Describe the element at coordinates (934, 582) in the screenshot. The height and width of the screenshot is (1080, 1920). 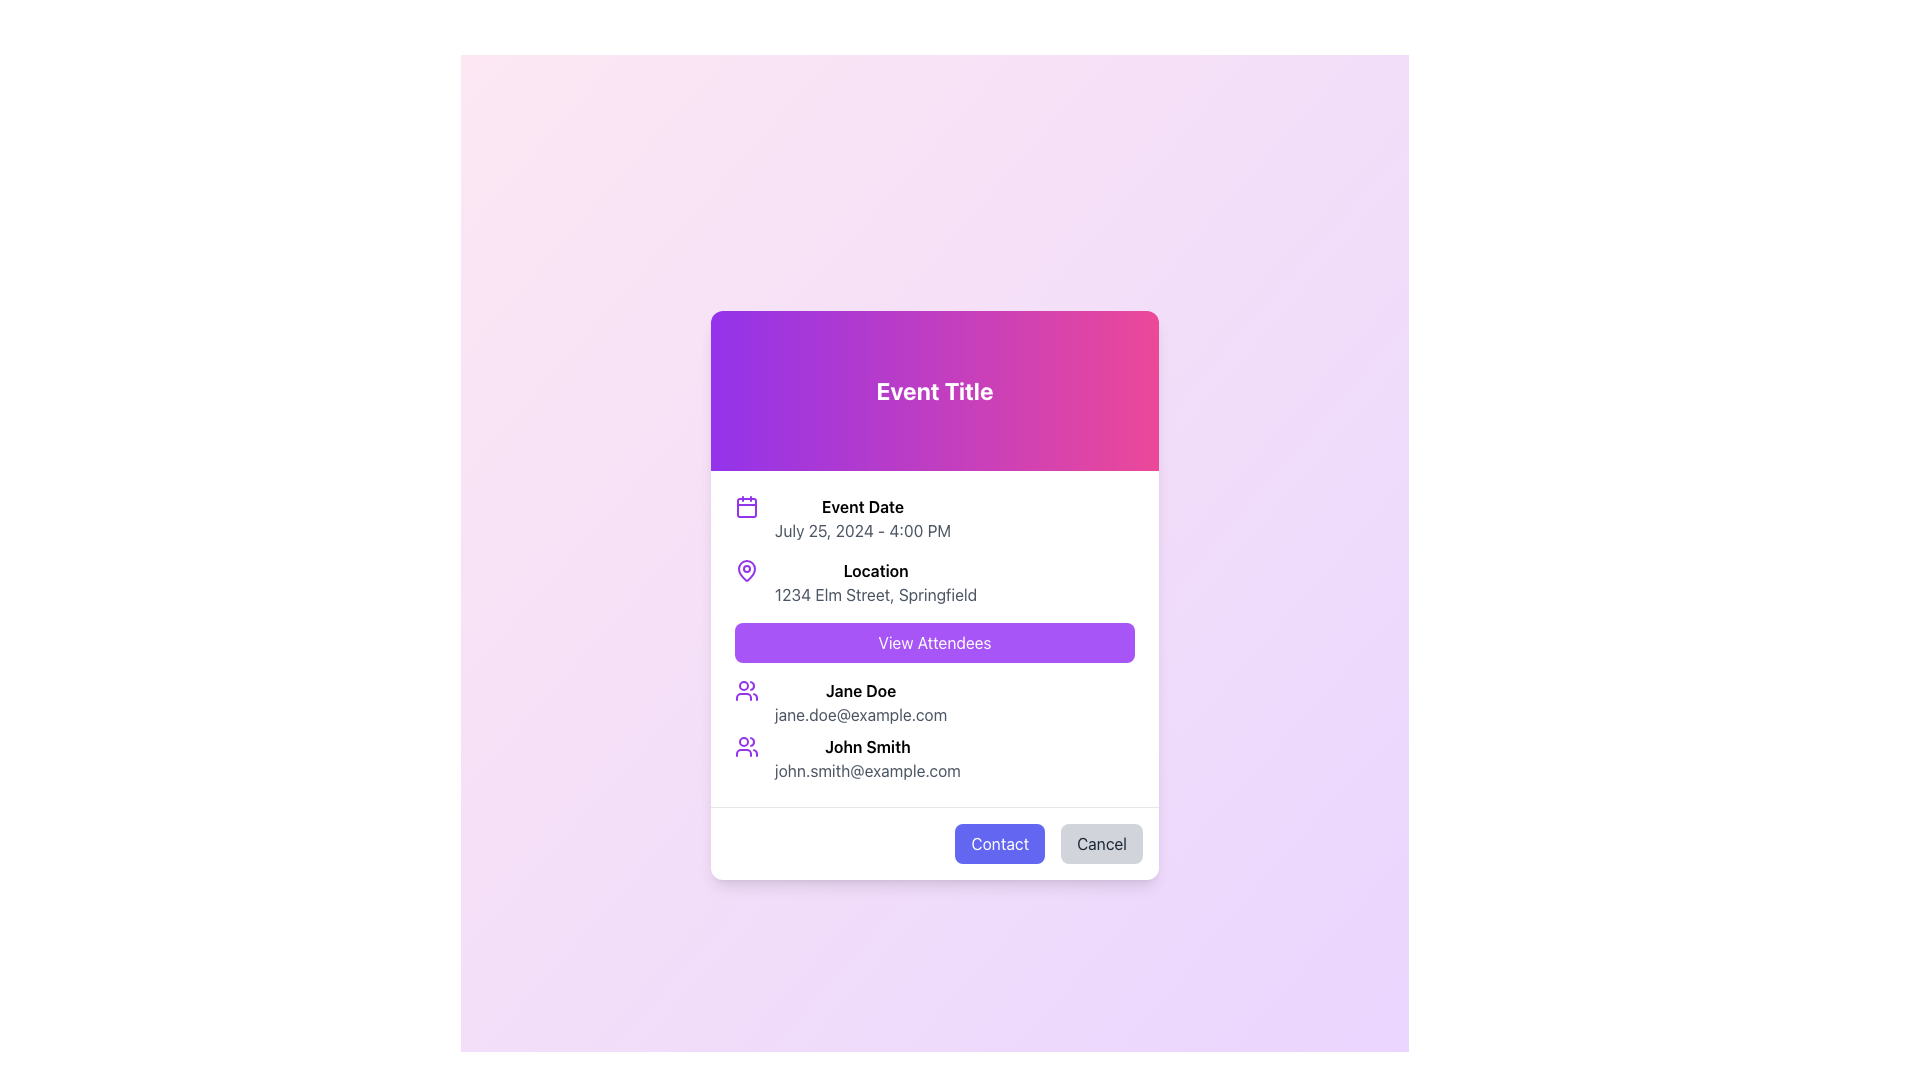
I see `the text block labeled 'Location' that displays the address '1234 Elm Street, Springfield' and includes a purple map pin icon on the left, located within the card under 'Event Date'` at that location.